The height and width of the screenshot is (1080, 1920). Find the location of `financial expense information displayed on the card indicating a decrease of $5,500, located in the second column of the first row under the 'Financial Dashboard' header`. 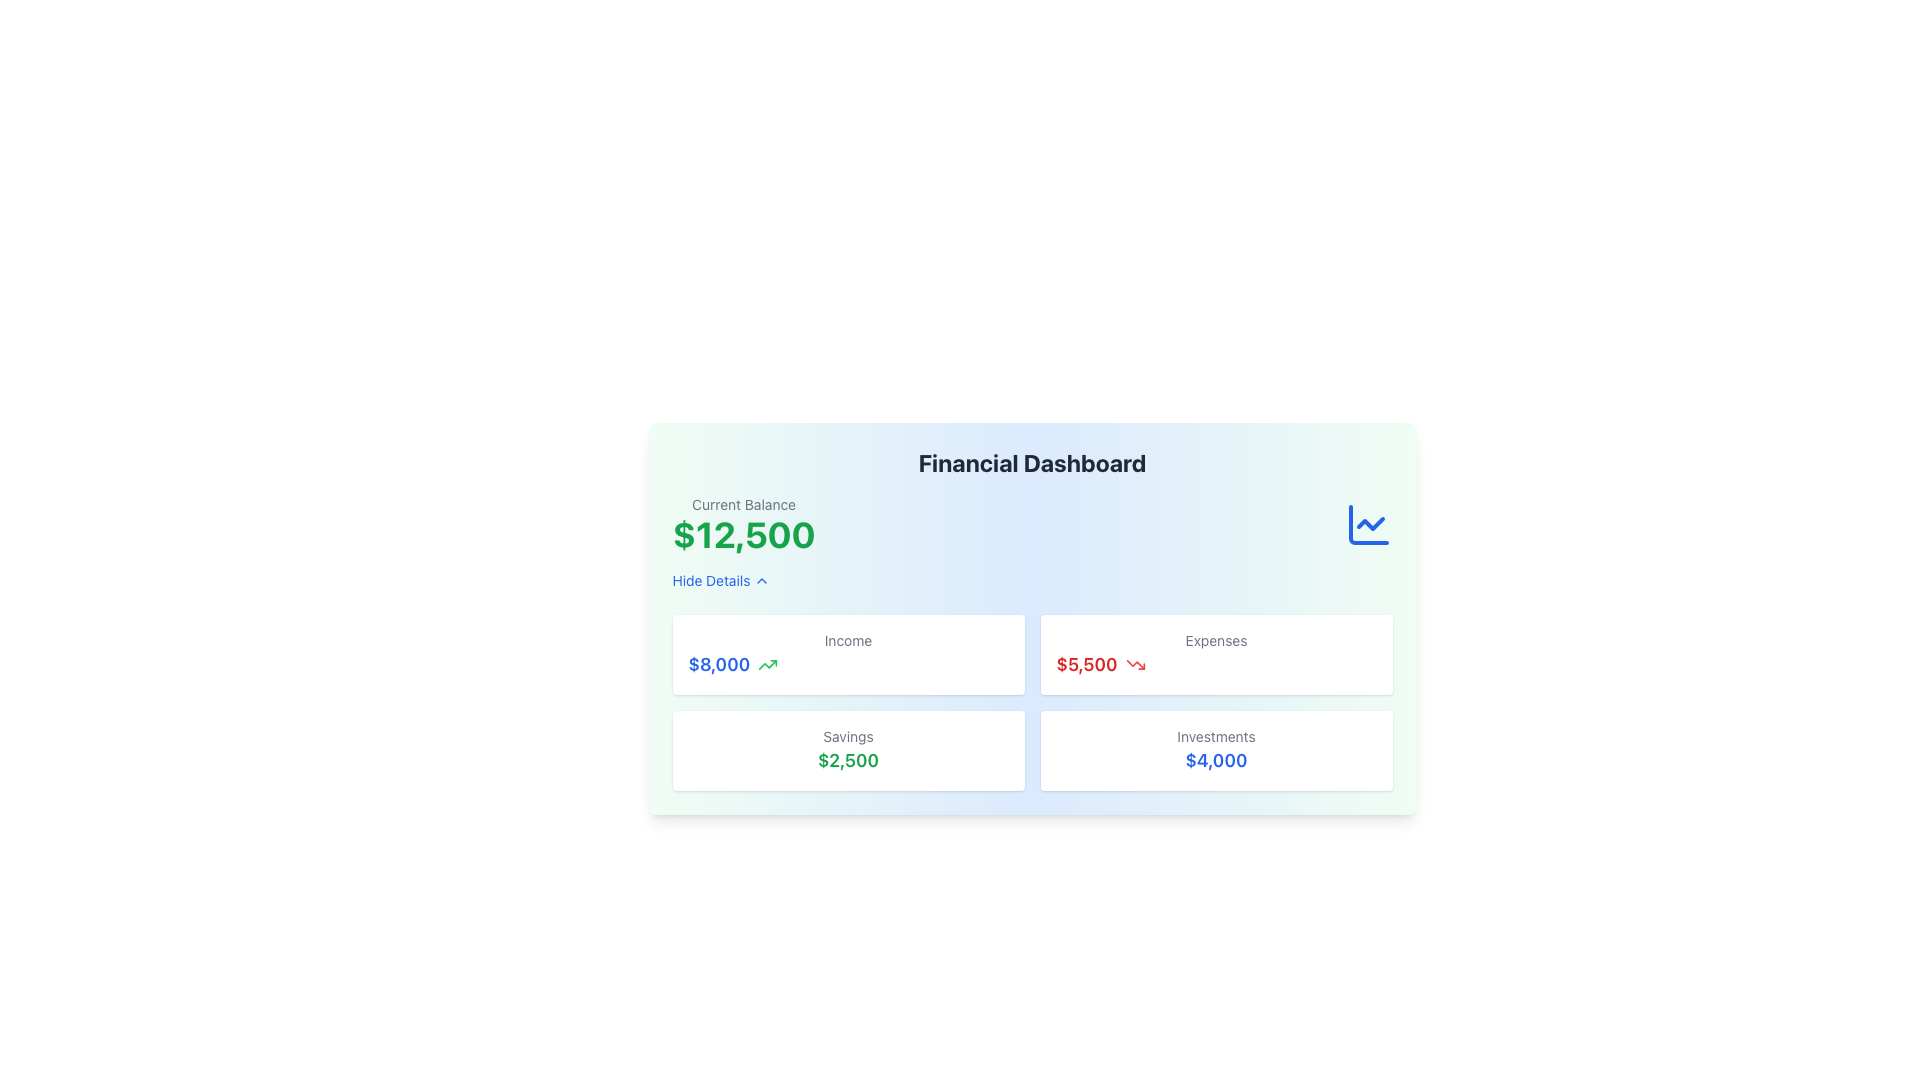

financial expense information displayed on the card indicating a decrease of $5,500, located in the second column of the first row under the 'Financial Dashboard' header is located at coordinates (1215, 655).